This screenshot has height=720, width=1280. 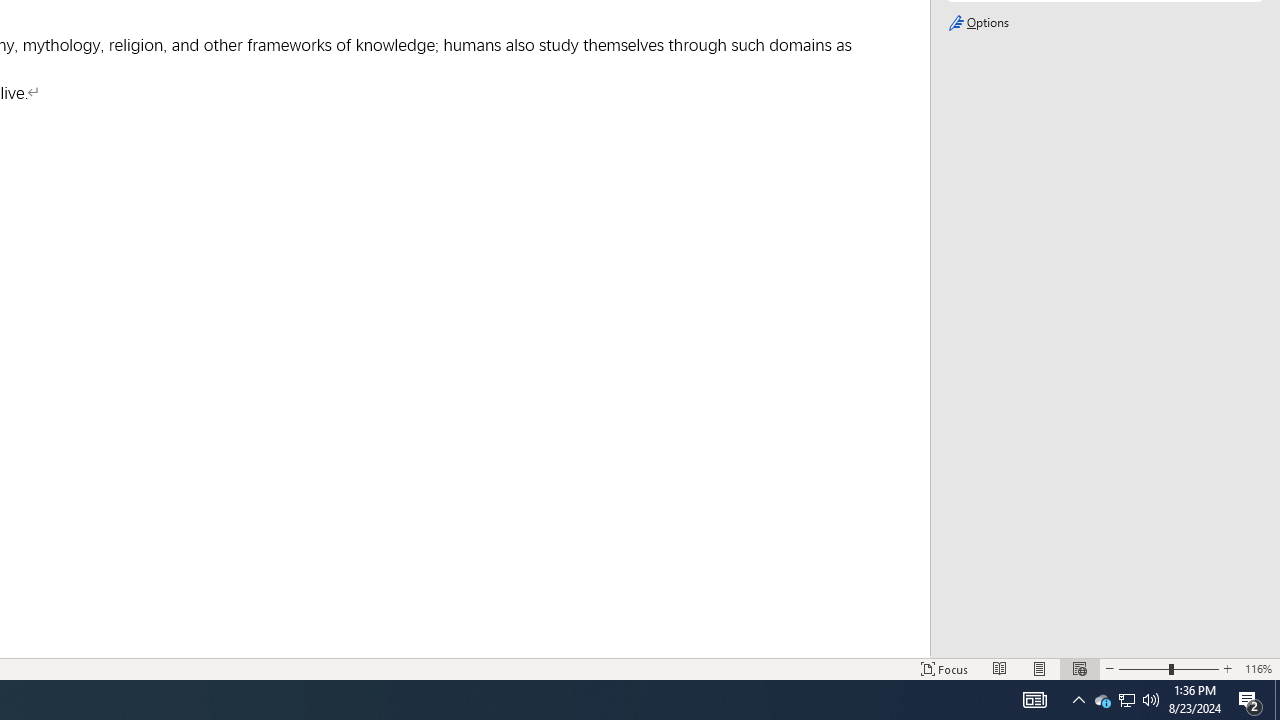 What do you see at coordinates (1257, 669) in the screenshot?
I see `'Zoom 116%'` at bounding box center [1257, 669].